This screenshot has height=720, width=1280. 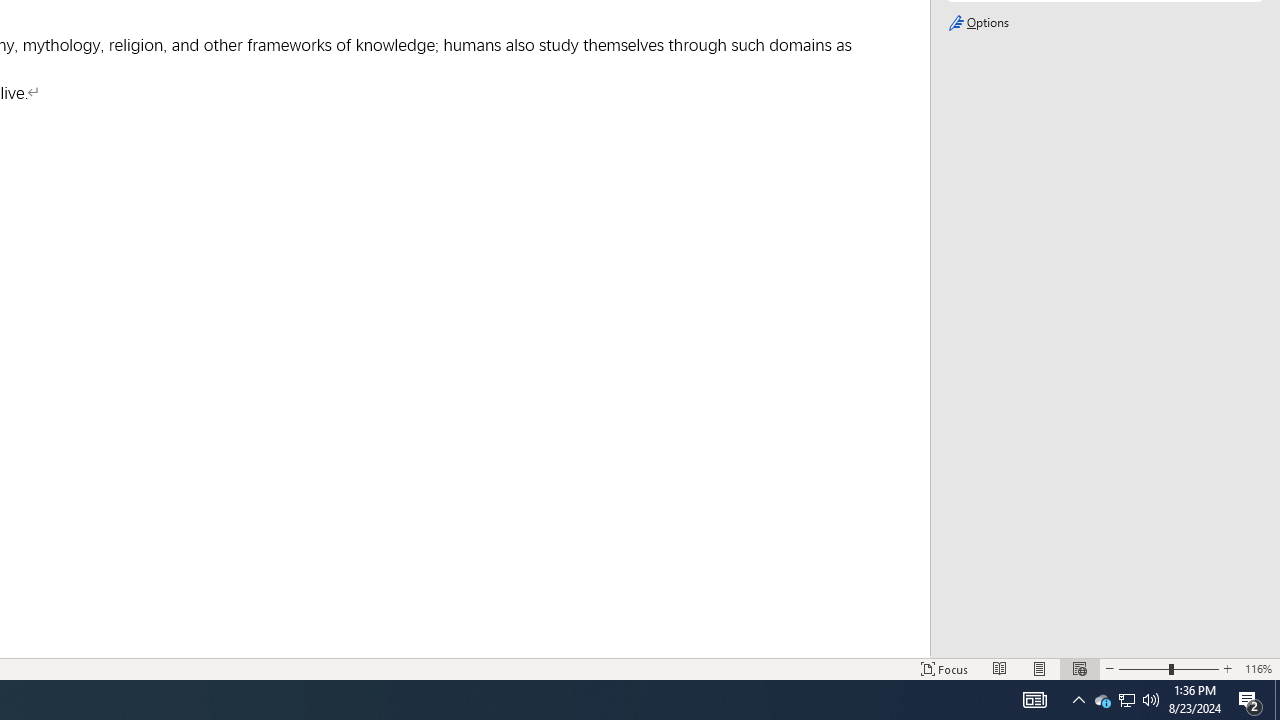 What do you see at coordinates (1257, 669) in the screenshot?
I see `'Zoom 116%'` at bounding box center [1257, 669].